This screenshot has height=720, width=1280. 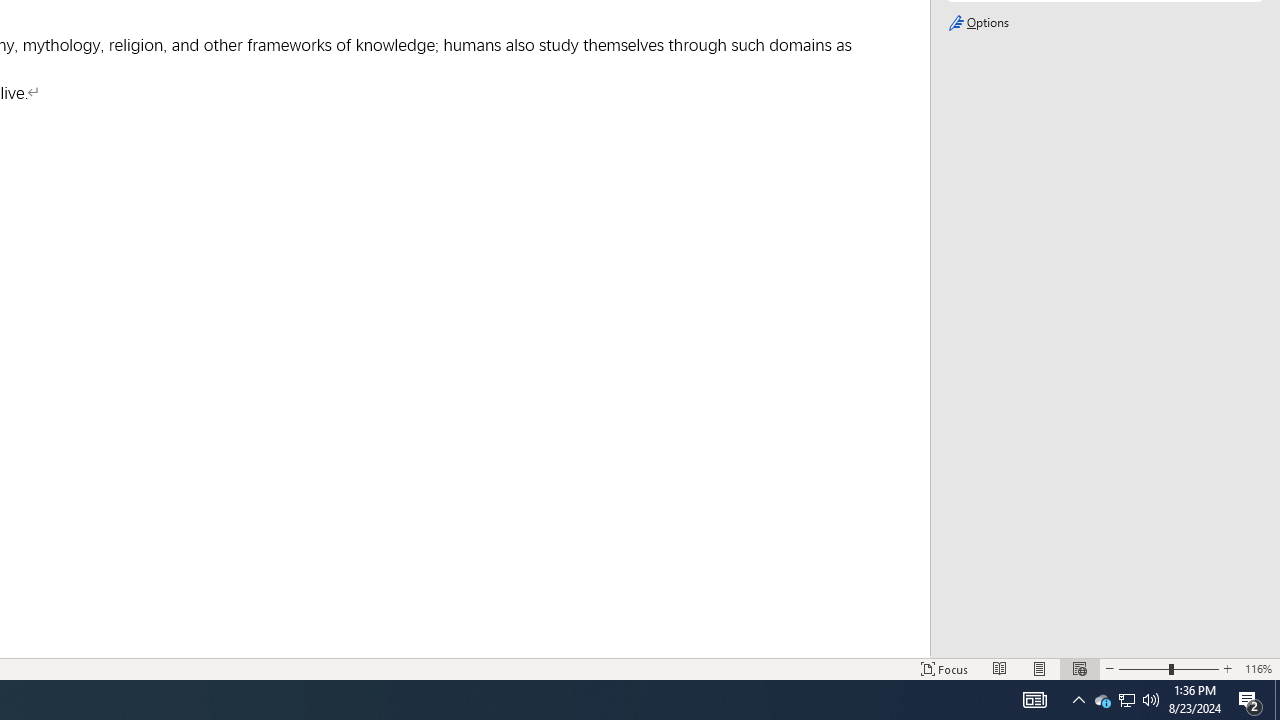 What do you see at coordinates (1257, 669) in the screenshot?
I see `'Zoom 116%'` at bounding box center [1257, 669].